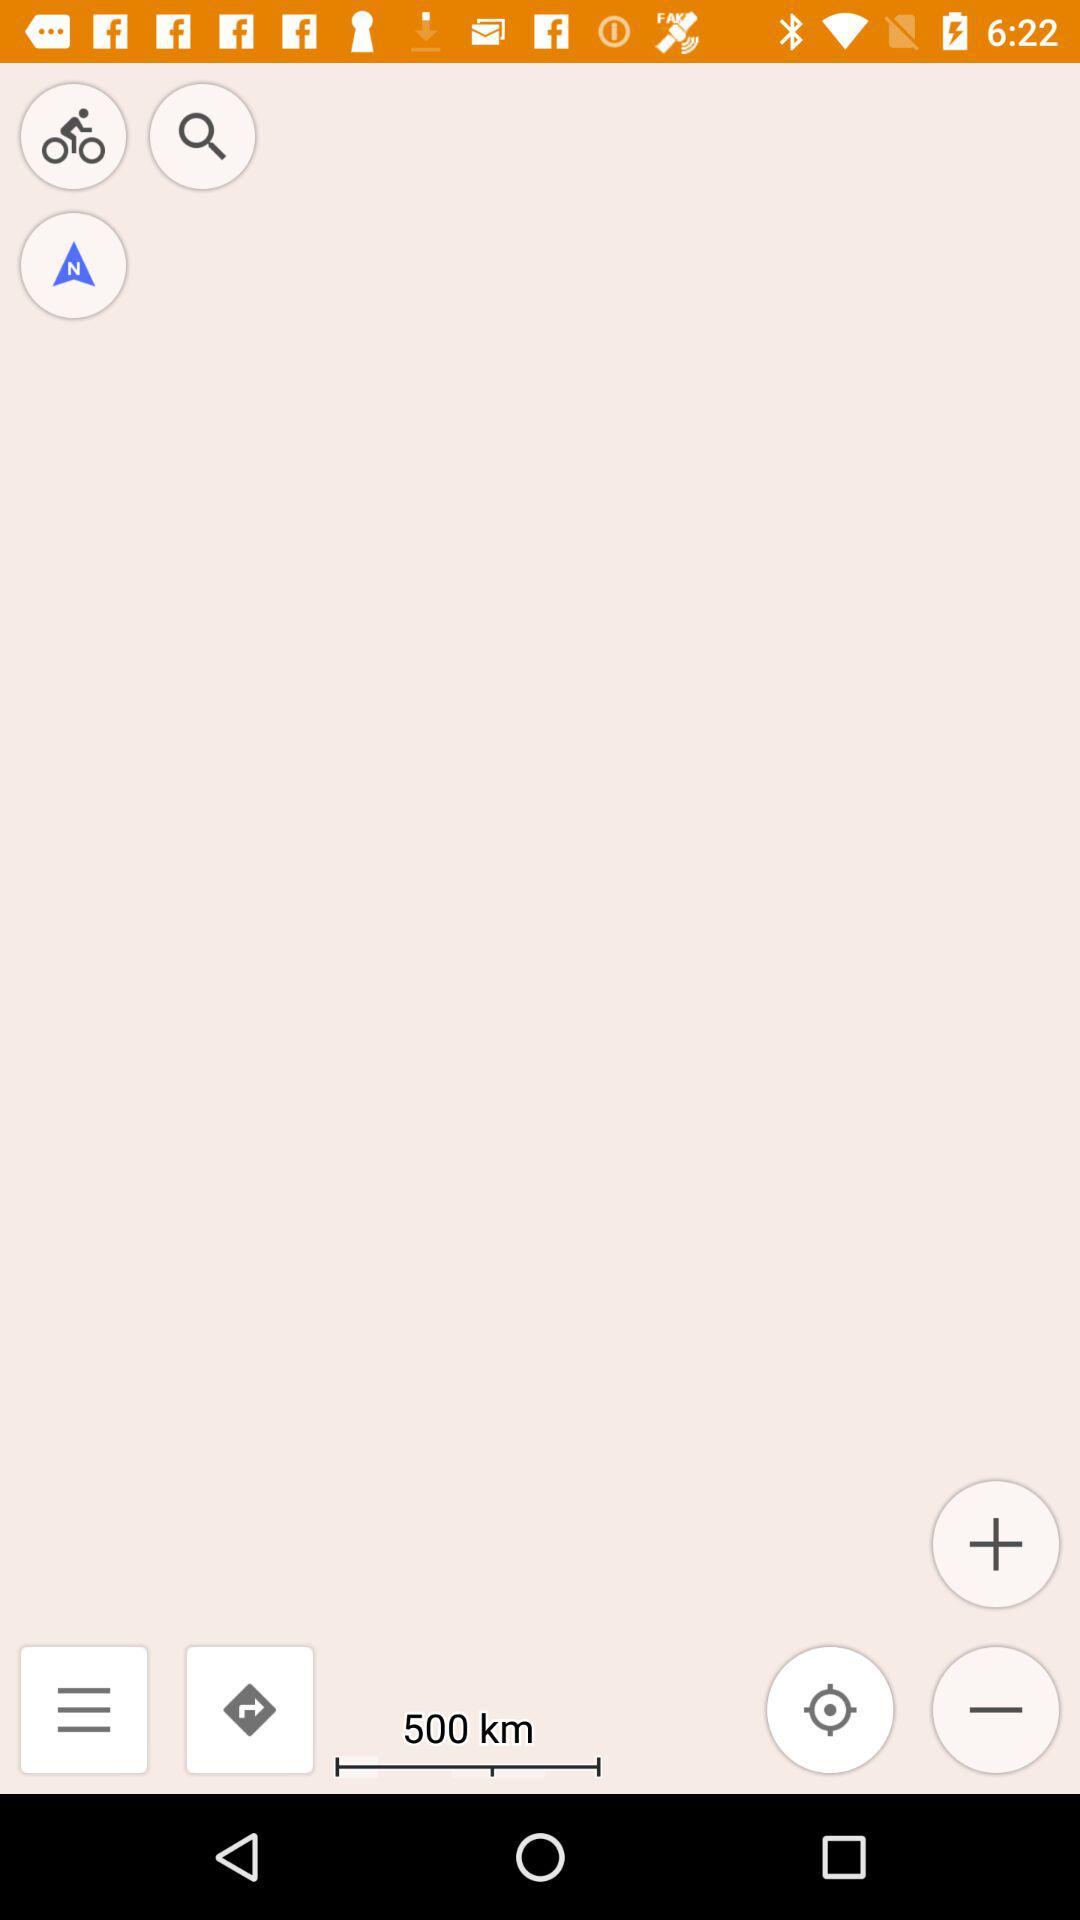 The height and width of the screenshot is (1920, 1080). Describe the element at coordinates (202, 135) in the screenshot. I see `the search icon` at that location.